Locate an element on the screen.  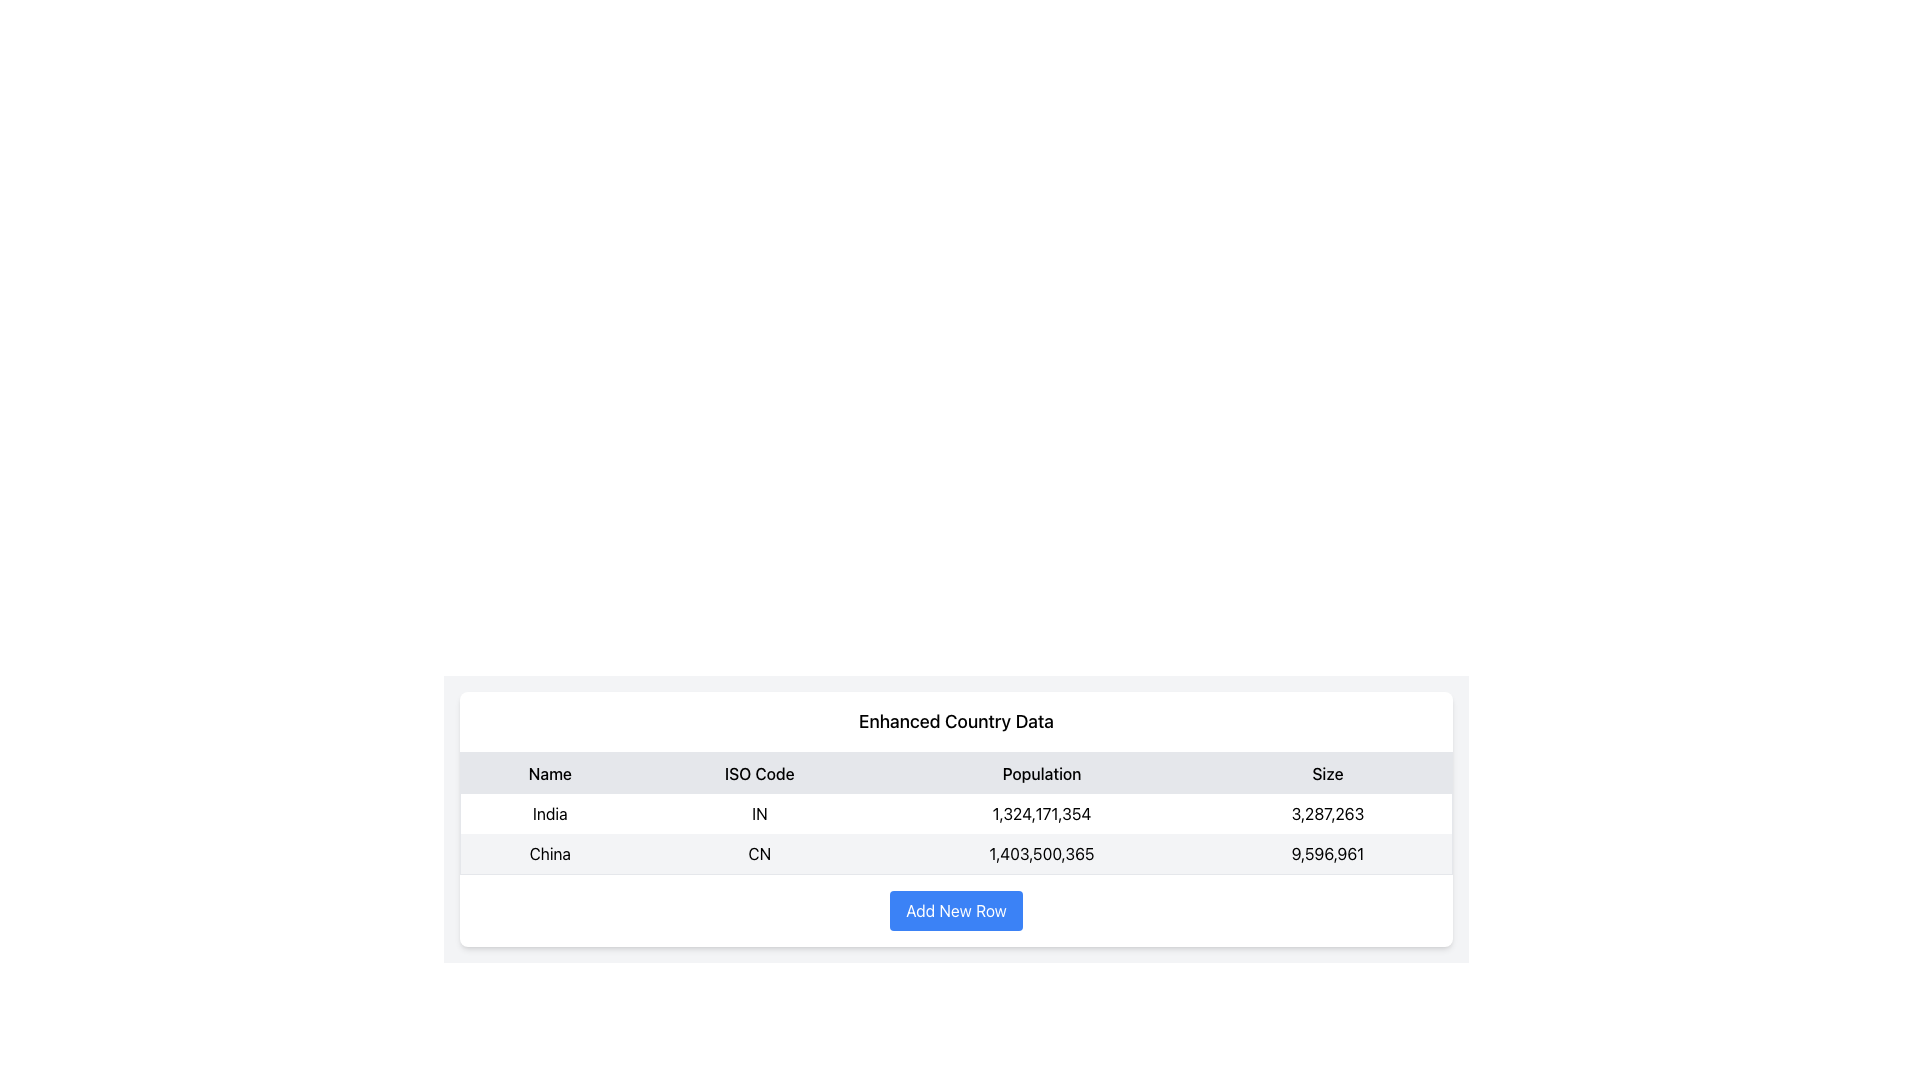
the 'Add New Row' button, which is a rectangular button with rounded edges and a blue background, located at the bottom of the 'Enhanced Country Data' table is located at coordinates (955, 910).